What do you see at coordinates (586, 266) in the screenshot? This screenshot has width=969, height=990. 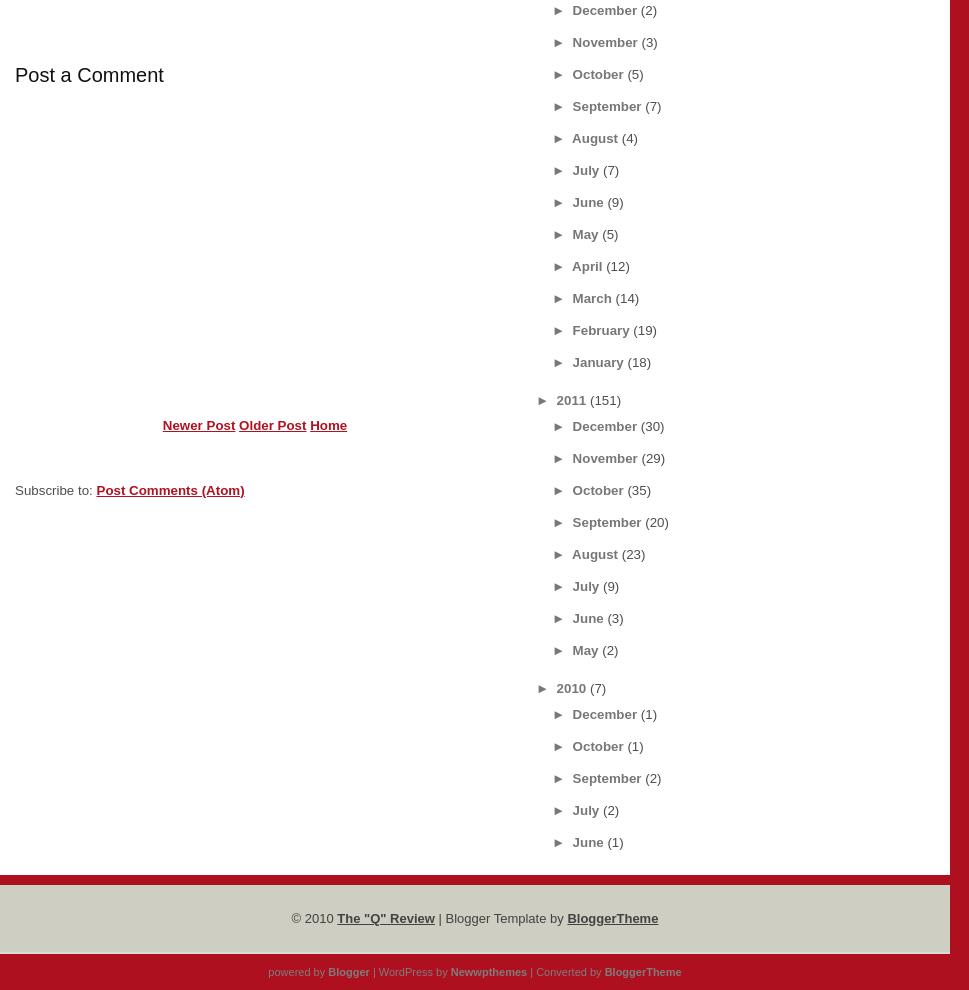 I see `'April'` at bounding box center [586, 266].